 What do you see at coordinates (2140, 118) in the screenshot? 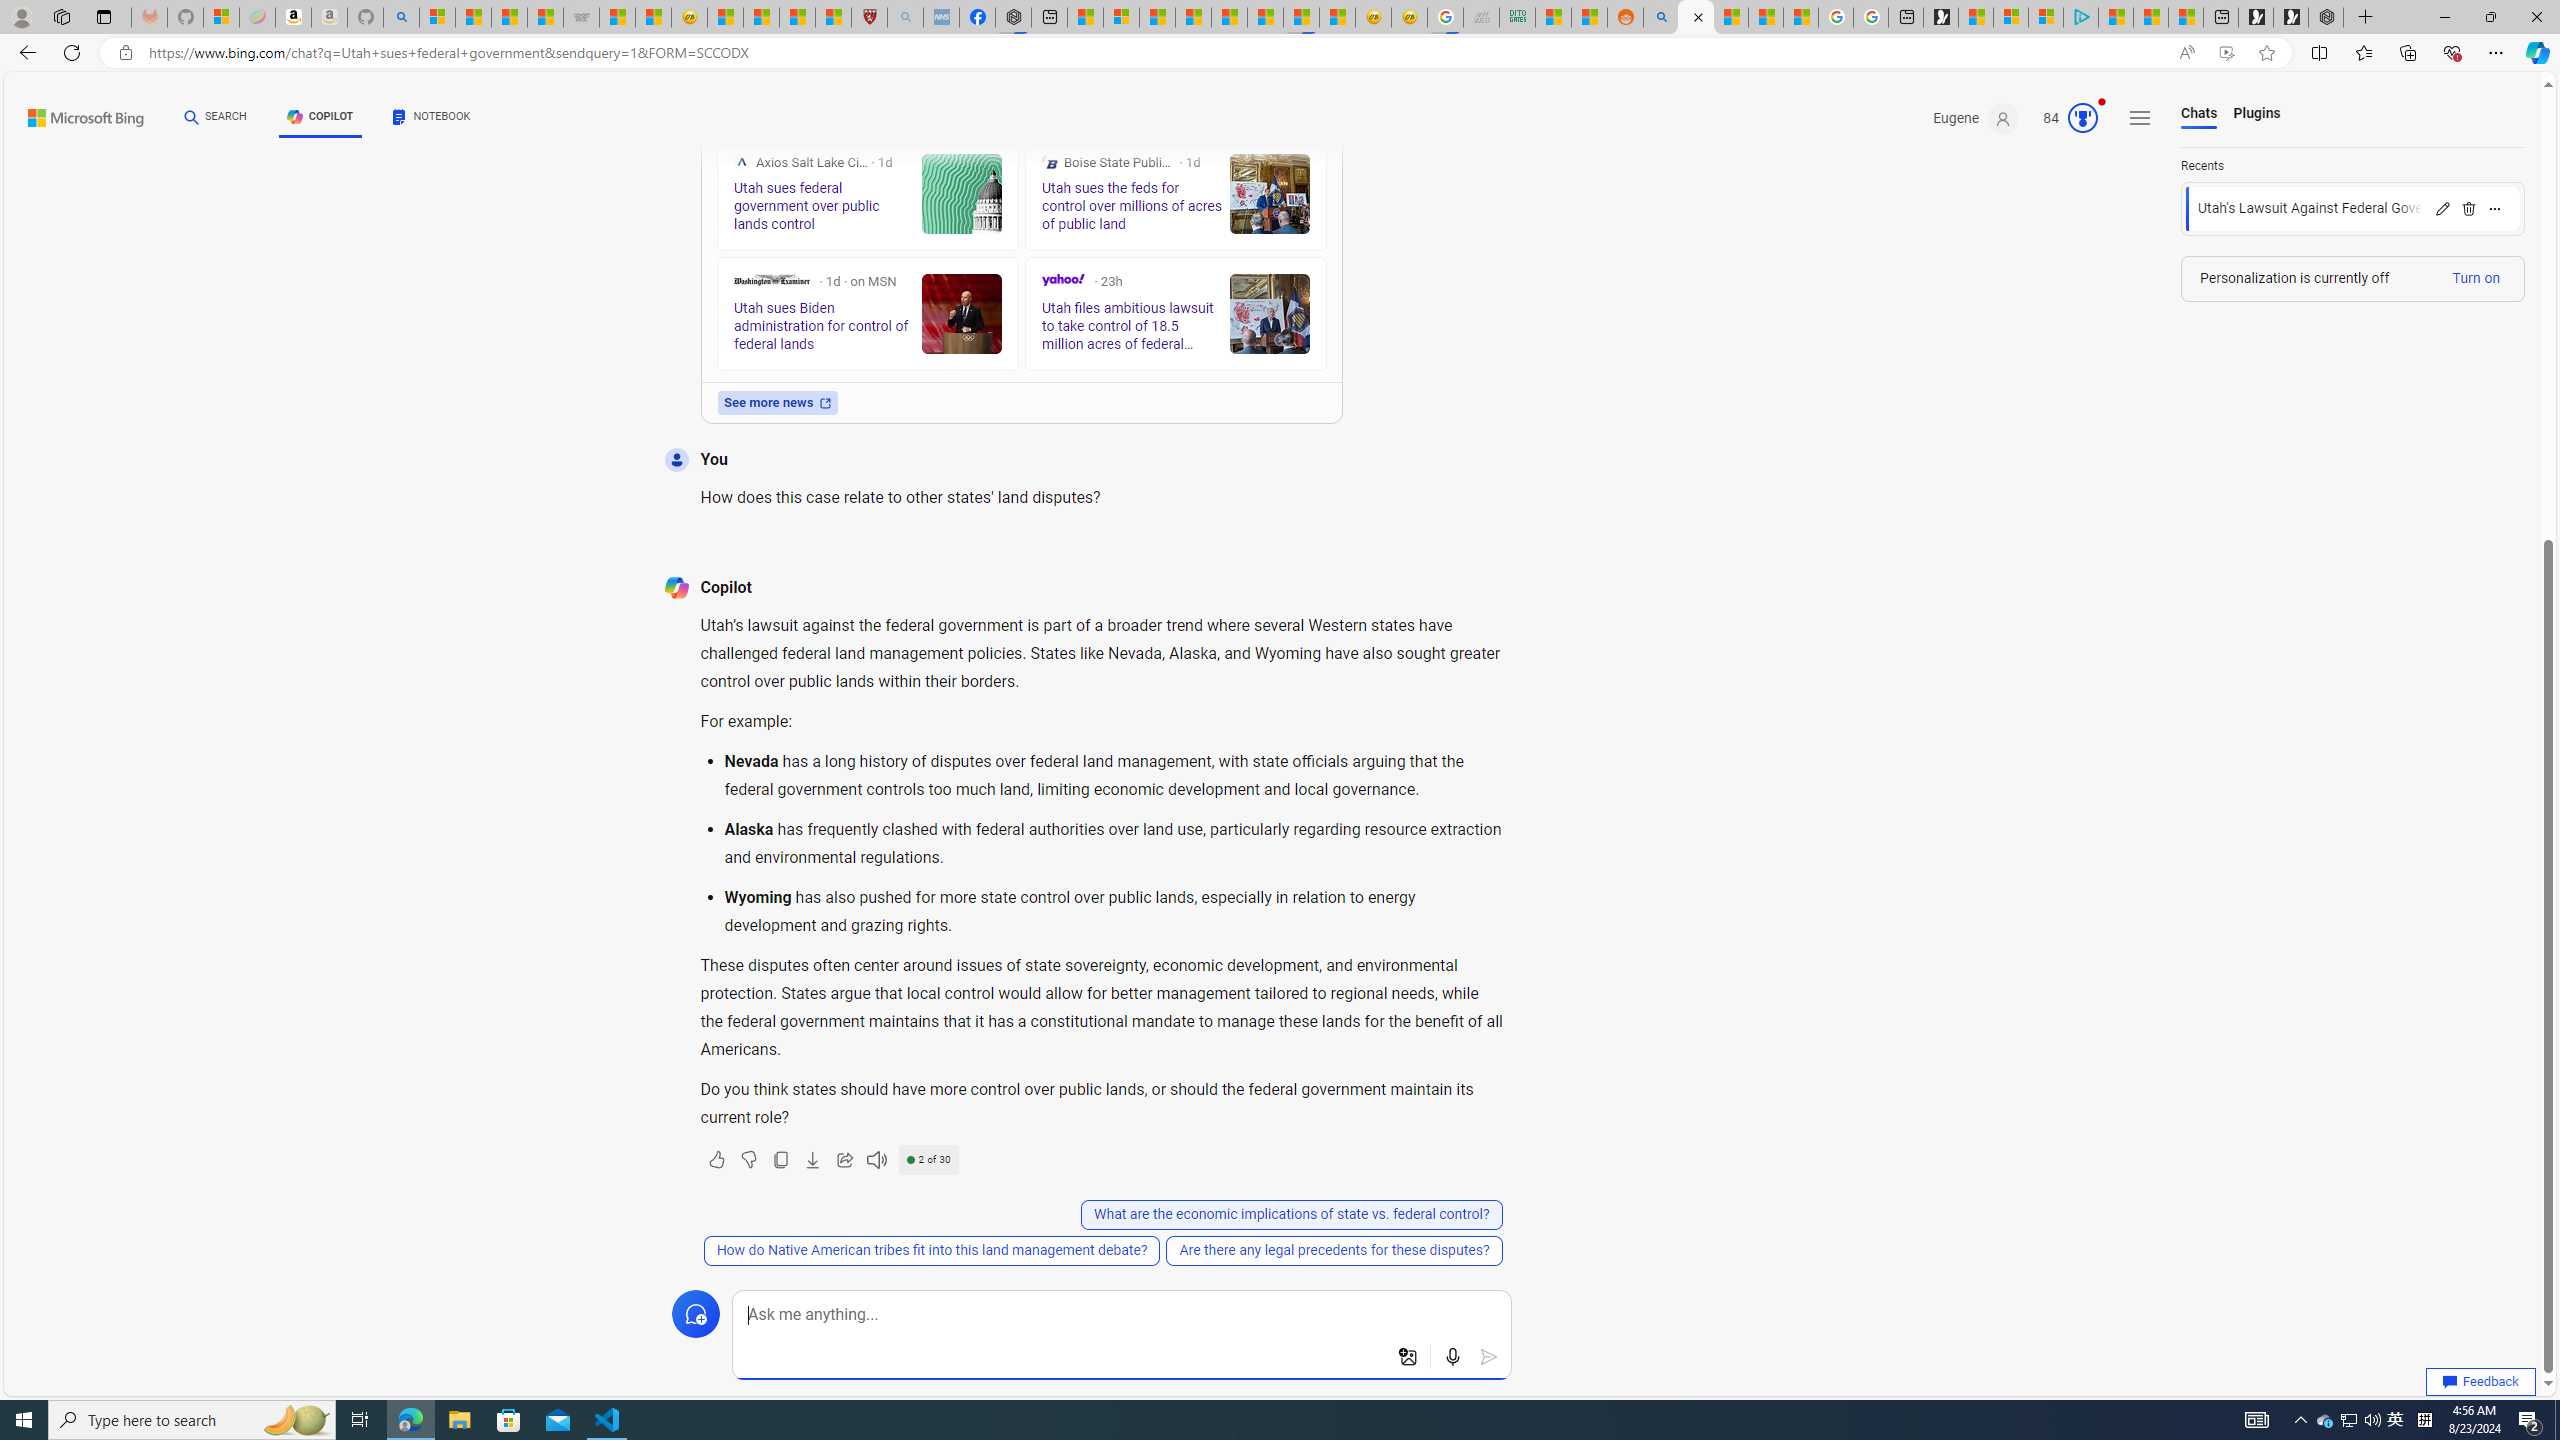
I see `'Settings and quick links'` at bounding box center [2140, 118].